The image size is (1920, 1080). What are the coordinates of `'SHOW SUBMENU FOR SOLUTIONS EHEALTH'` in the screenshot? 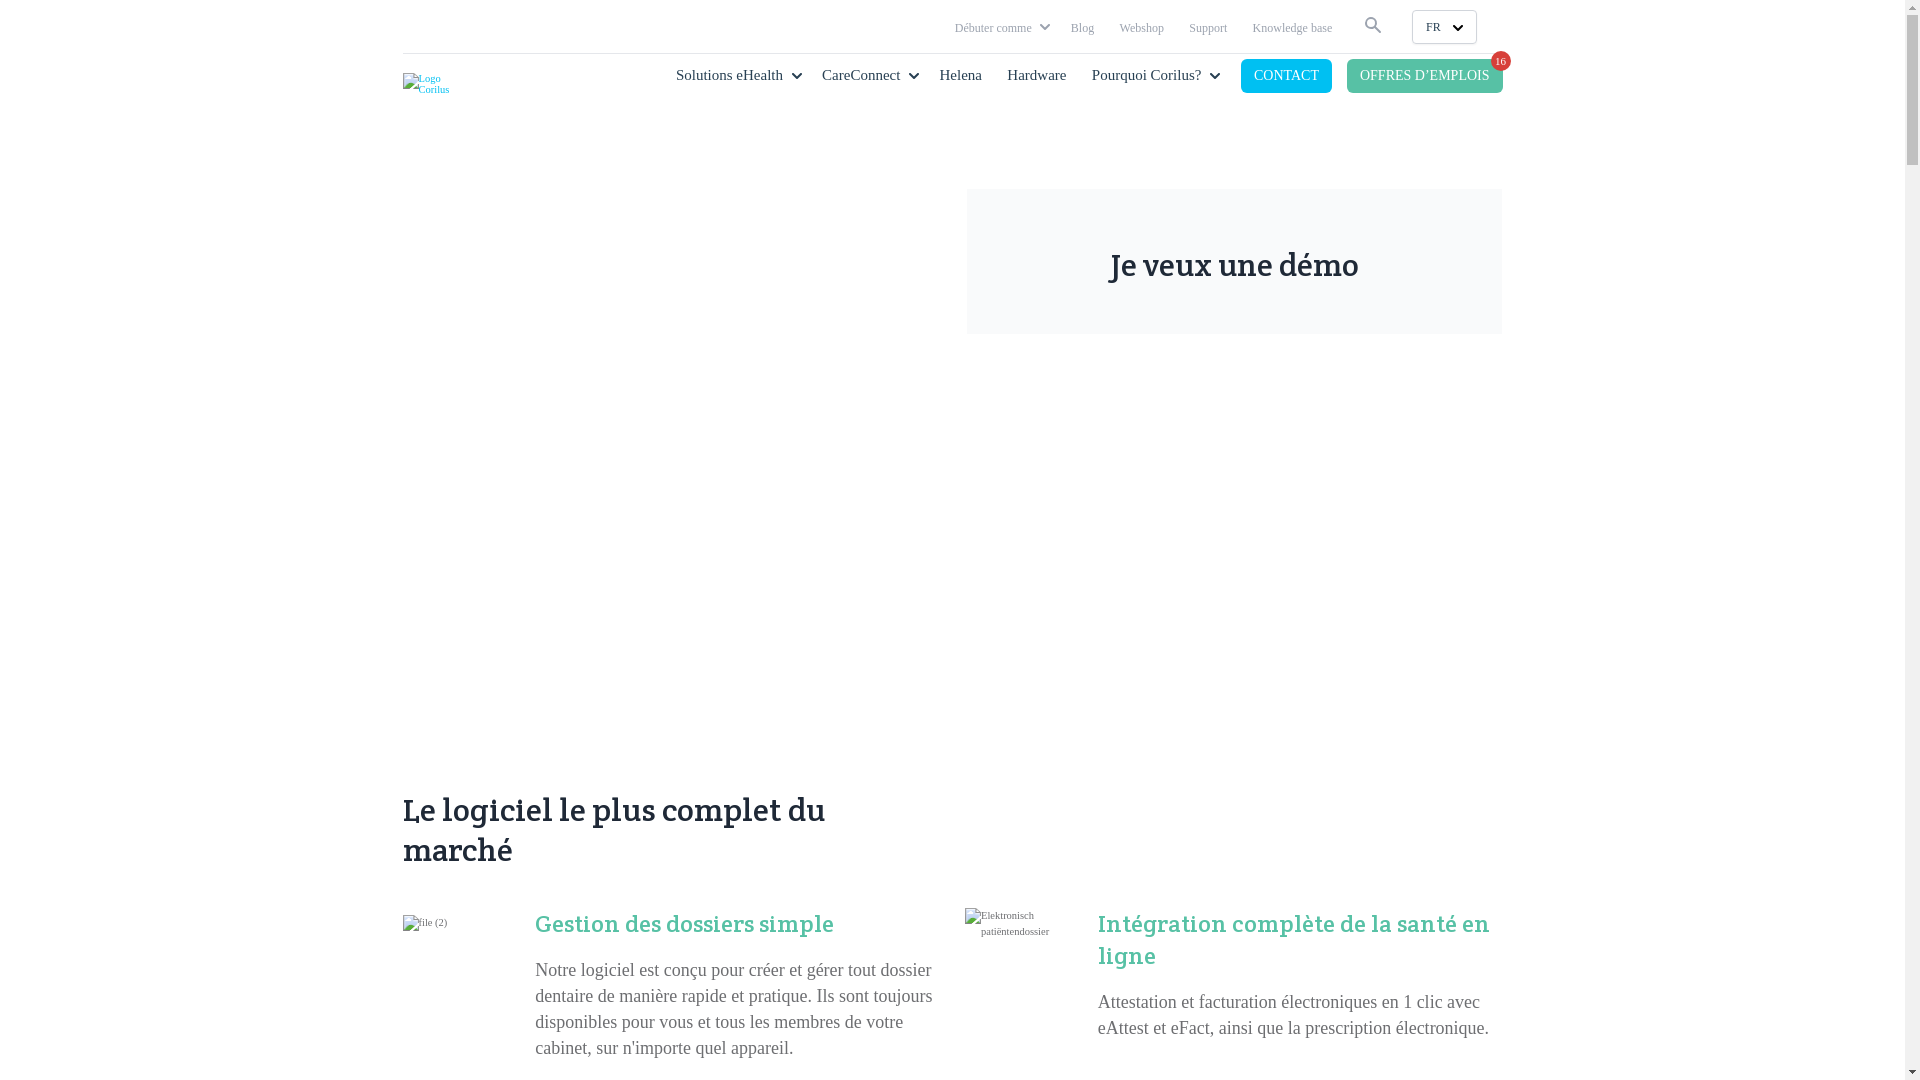 It's located at (795, 73).